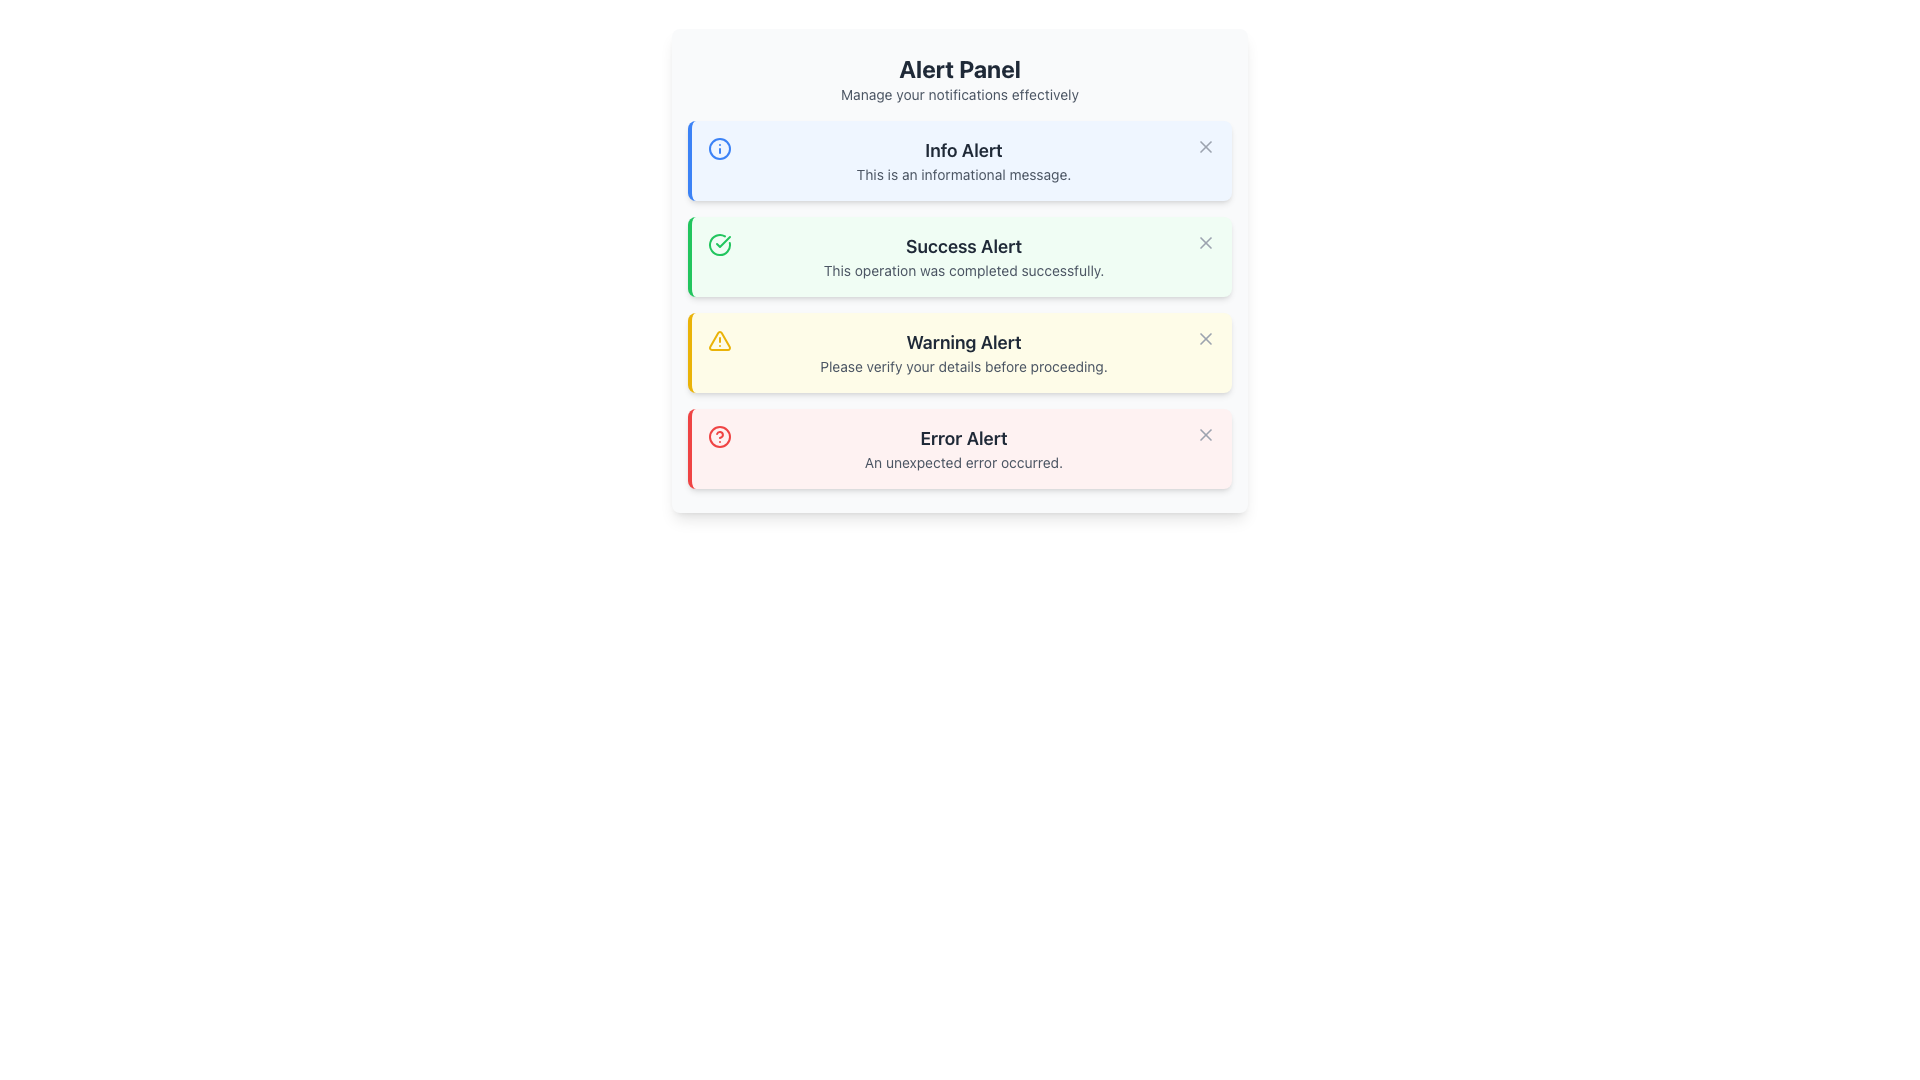  What do you see at coordinates (964, 462) in the screenshot?
I see `the static text displaying 'An unexpected error occurred.' located at the bottom of the 'Error Alert' notification component, which has a red border and pale red background` at bounding box center [964, 462].